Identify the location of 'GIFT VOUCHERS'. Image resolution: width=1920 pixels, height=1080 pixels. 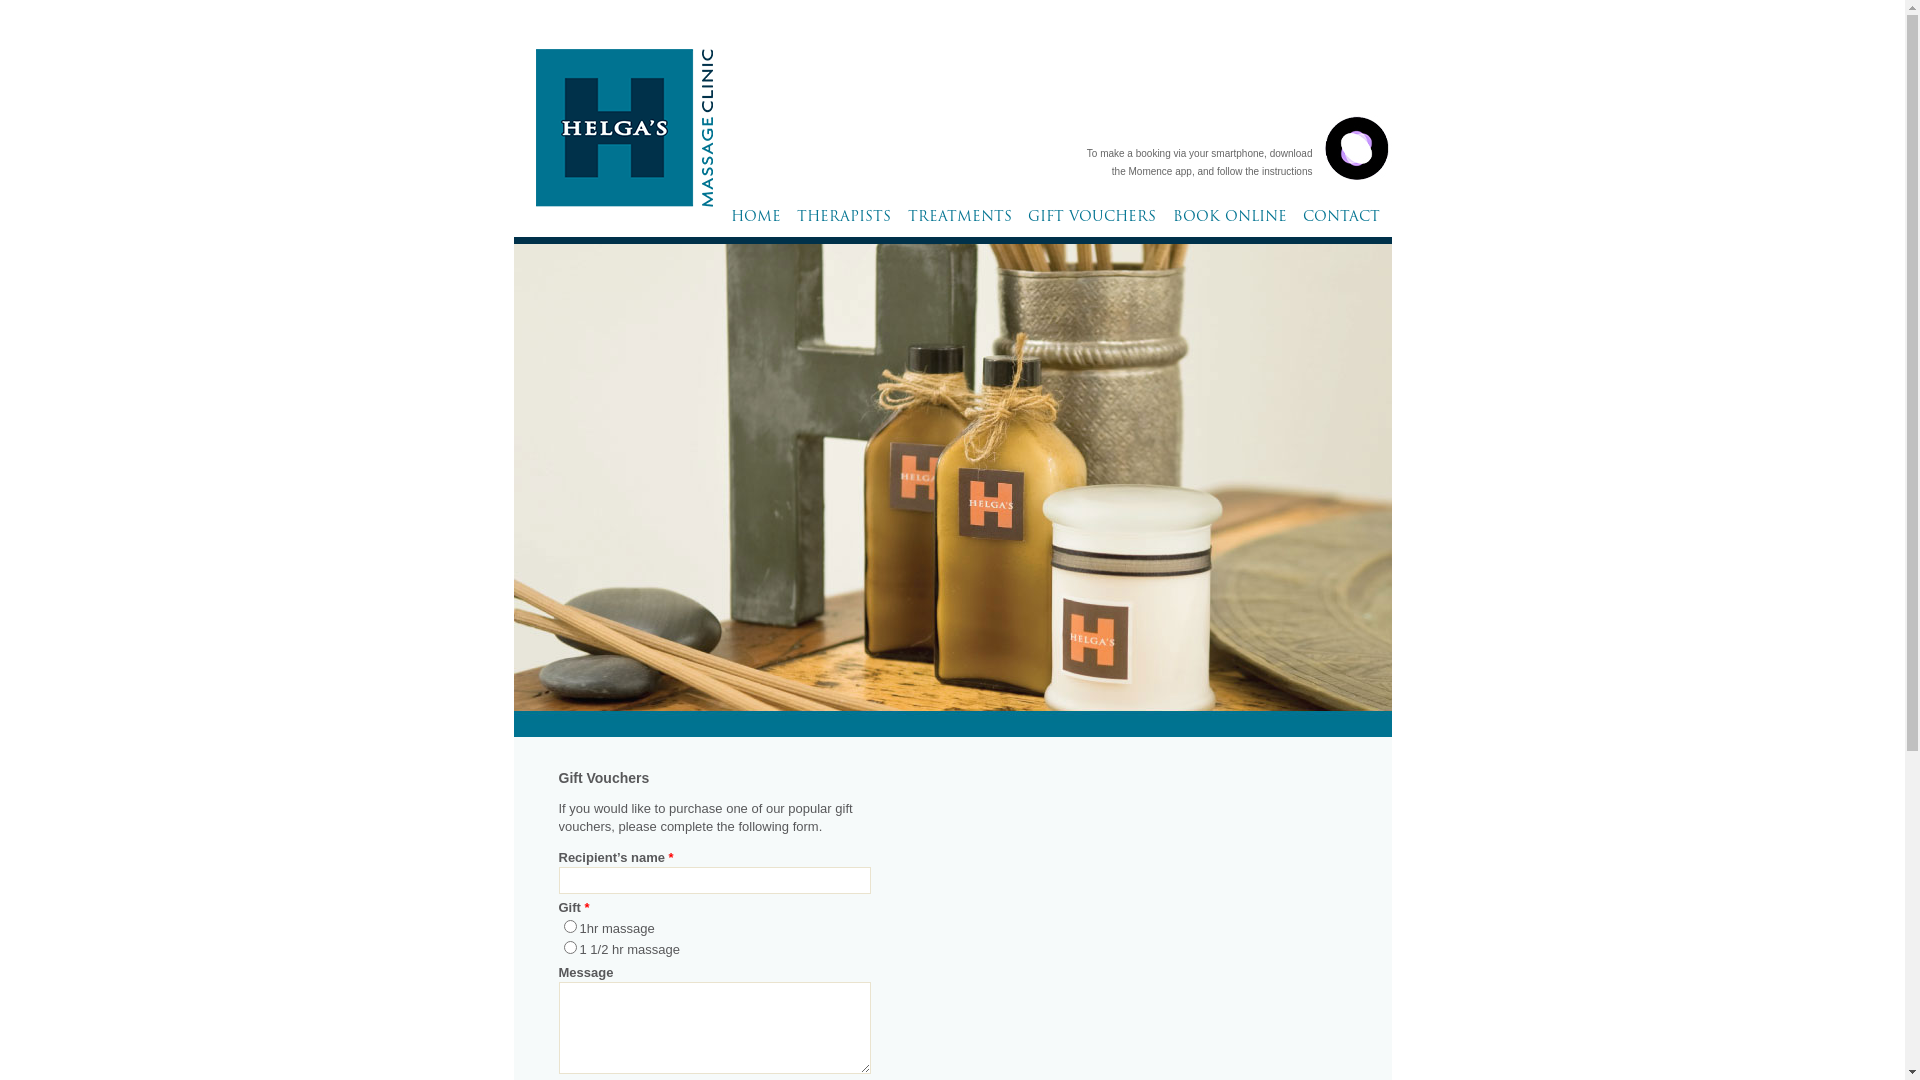
(1022, 222).